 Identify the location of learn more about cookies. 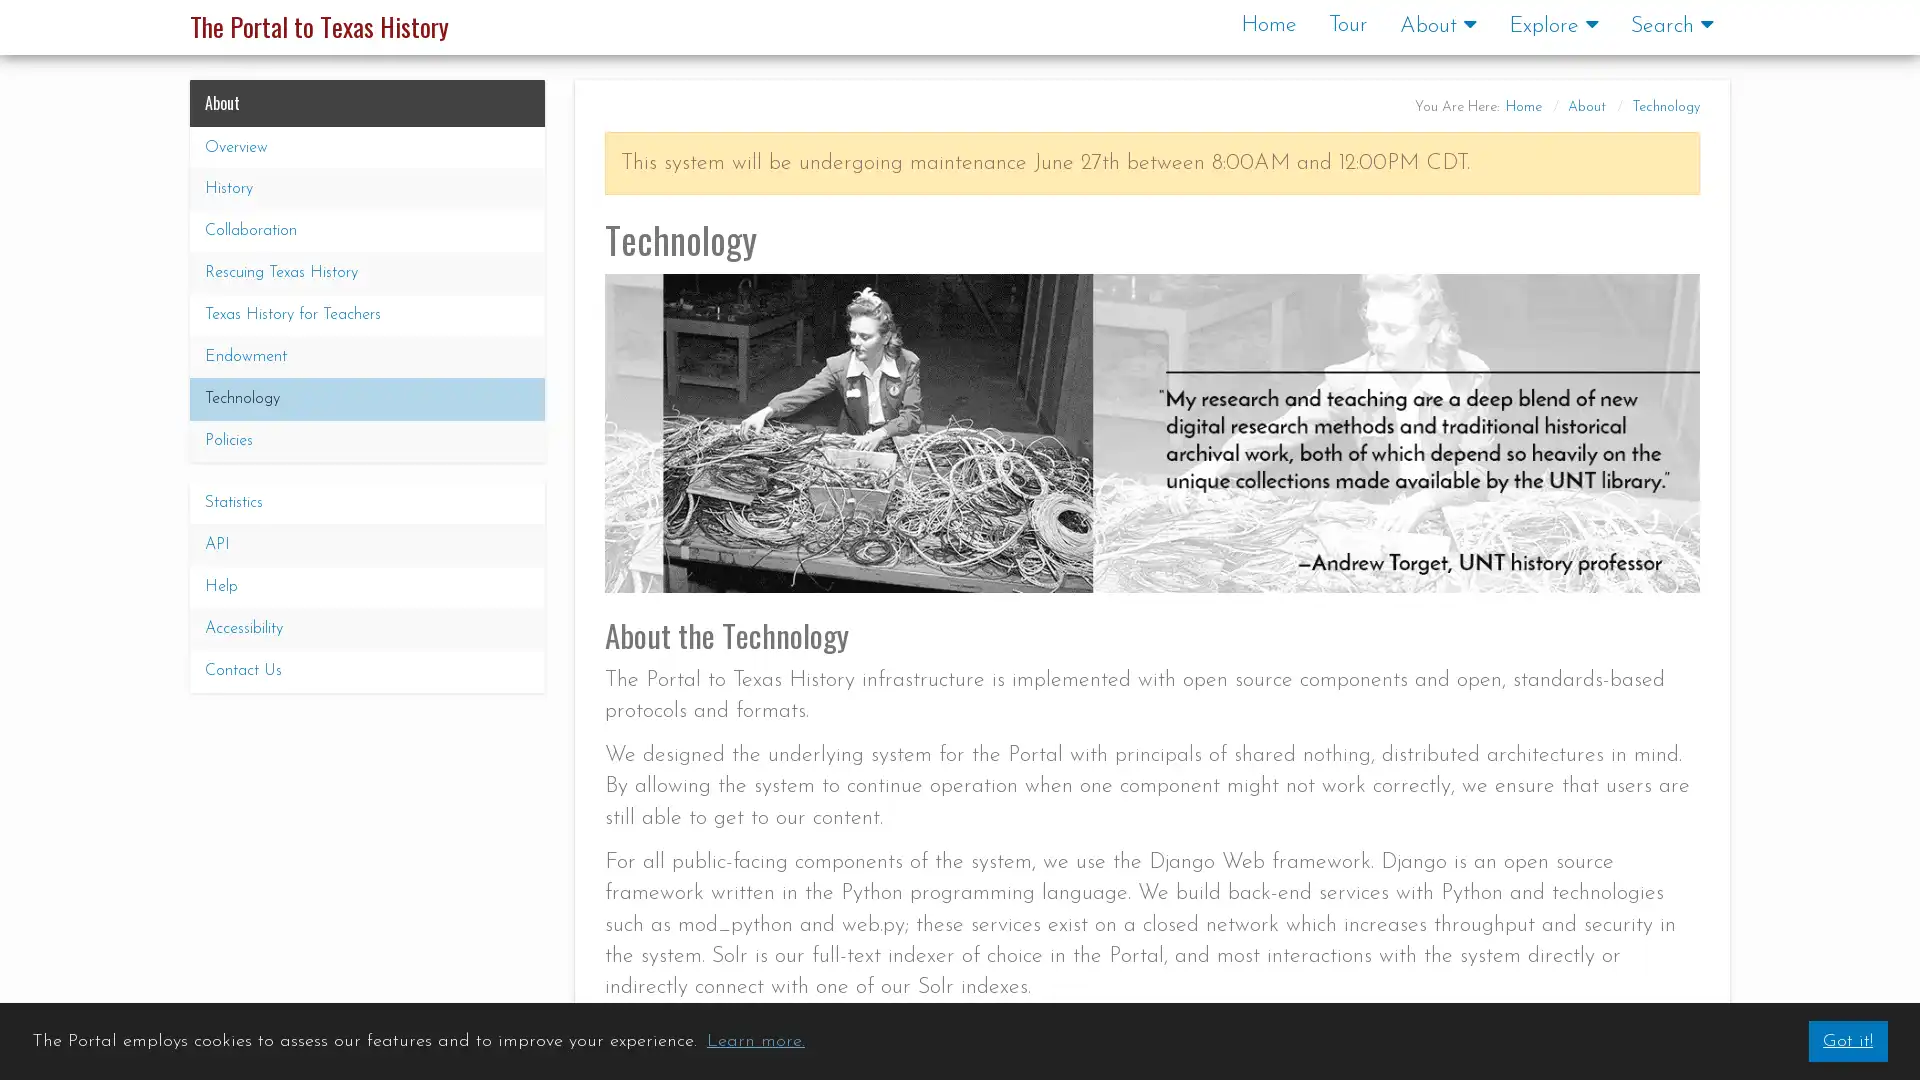
(754, 1040).